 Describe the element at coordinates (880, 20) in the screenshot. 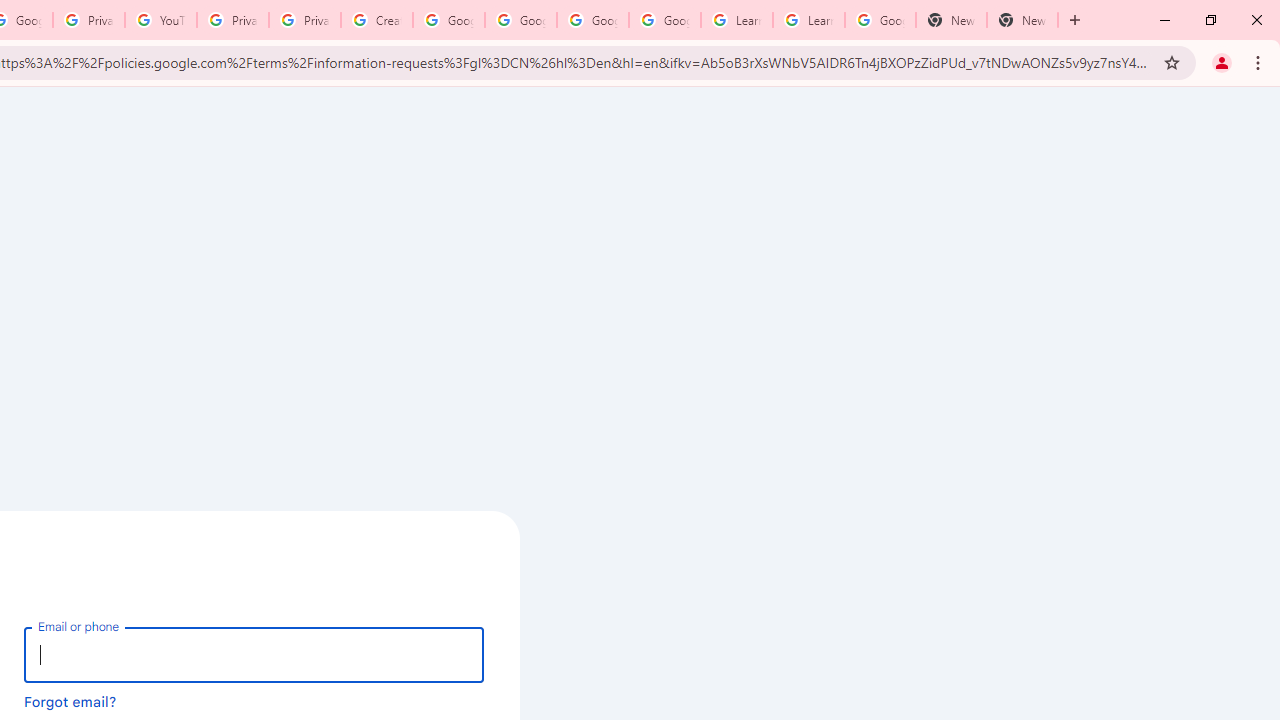

I see `'Google Account'` at that location.